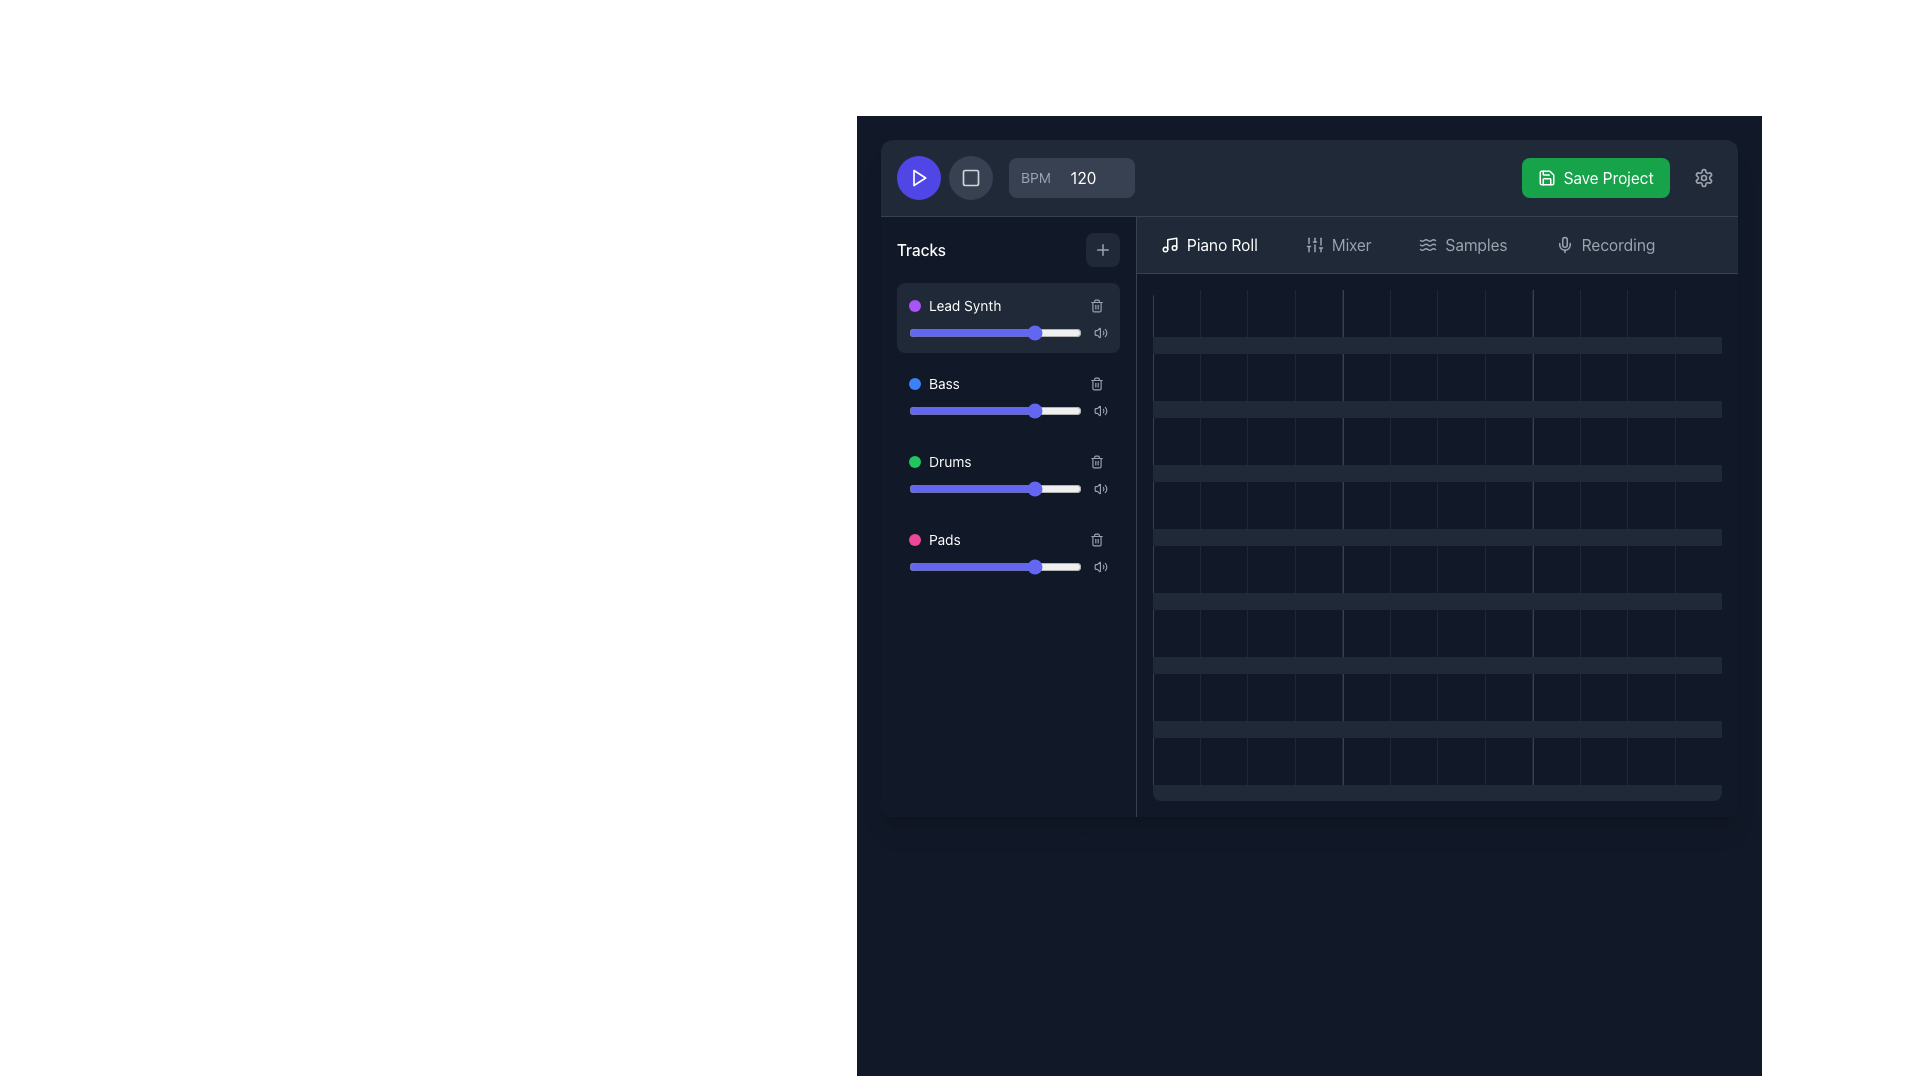  What do you see at coordinates (1033, 410) in the screenshot?
I see `the slider` at bounding box center [1033, 410].